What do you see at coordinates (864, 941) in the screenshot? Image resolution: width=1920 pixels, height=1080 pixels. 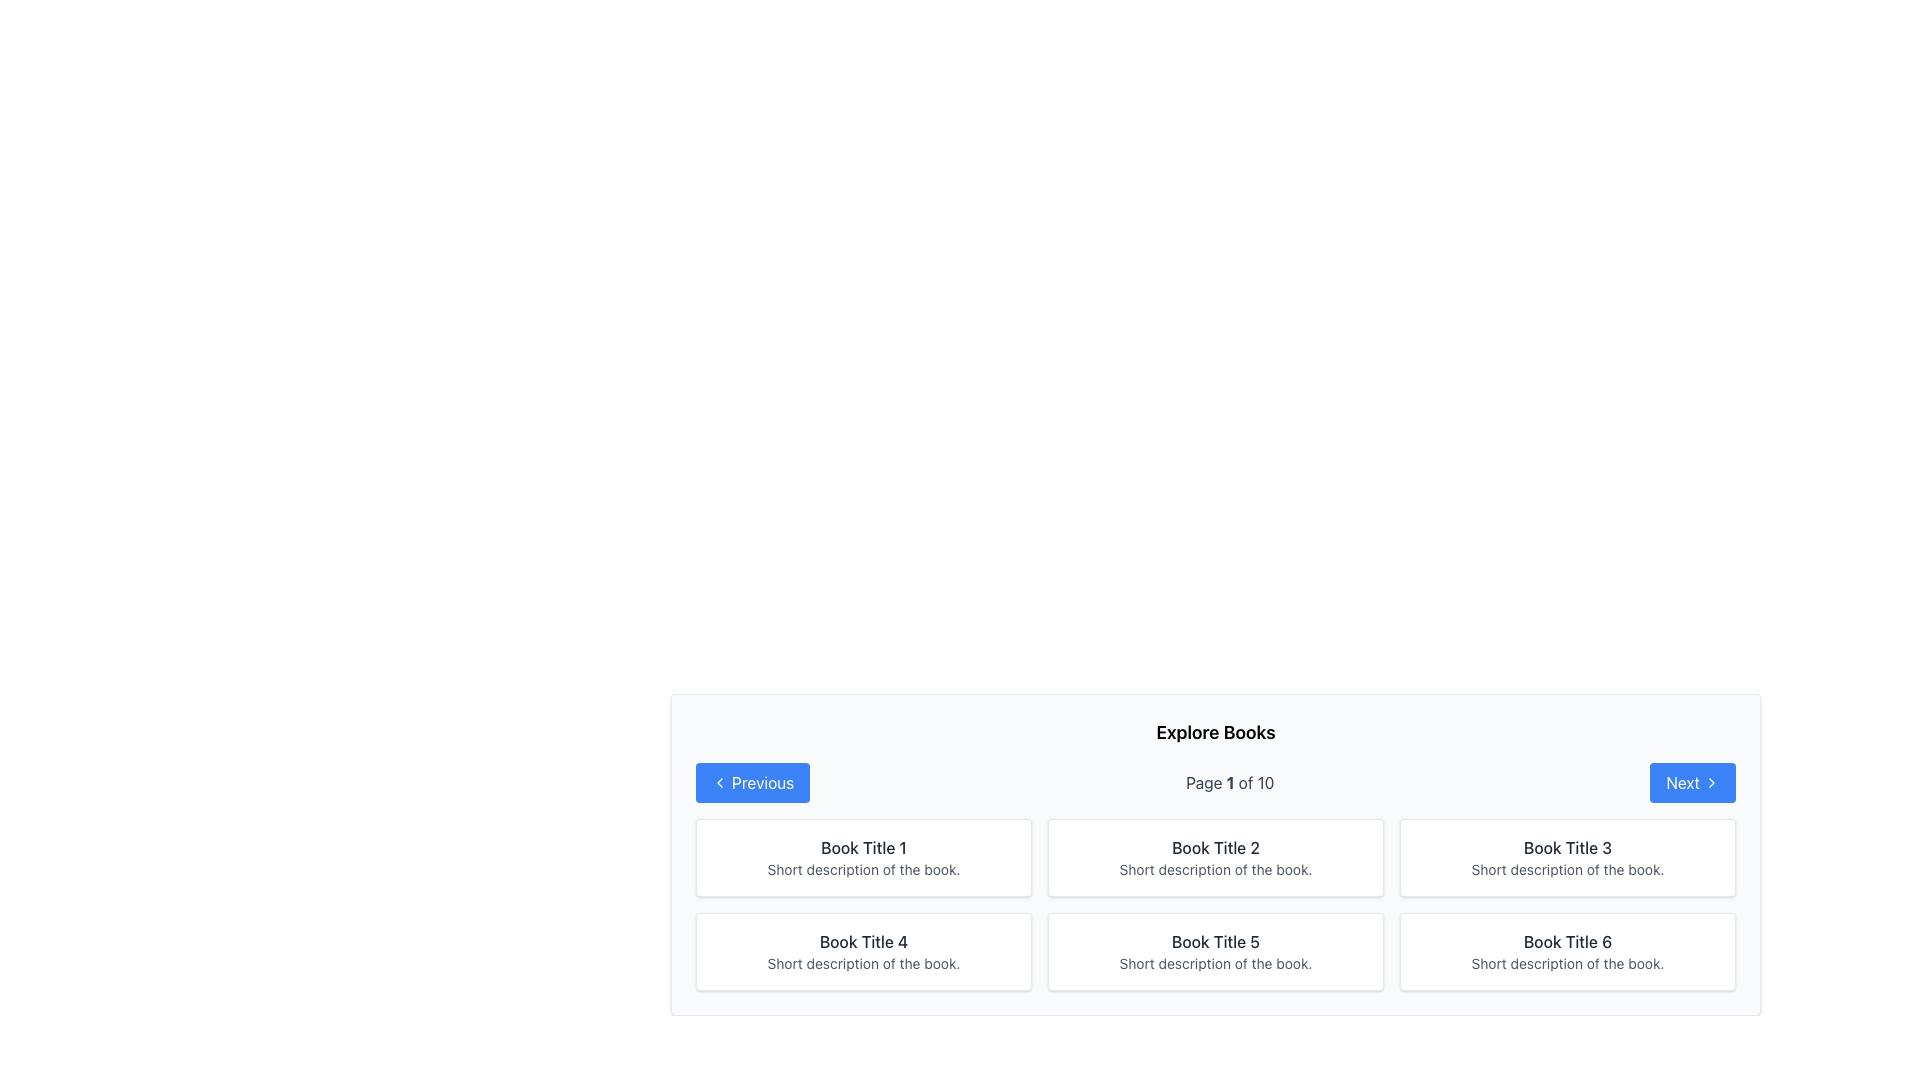 I see `text 'Book Title 4' displayed in a bold, dark gray font at the upper part of the card` at bounding box center [864, 941].